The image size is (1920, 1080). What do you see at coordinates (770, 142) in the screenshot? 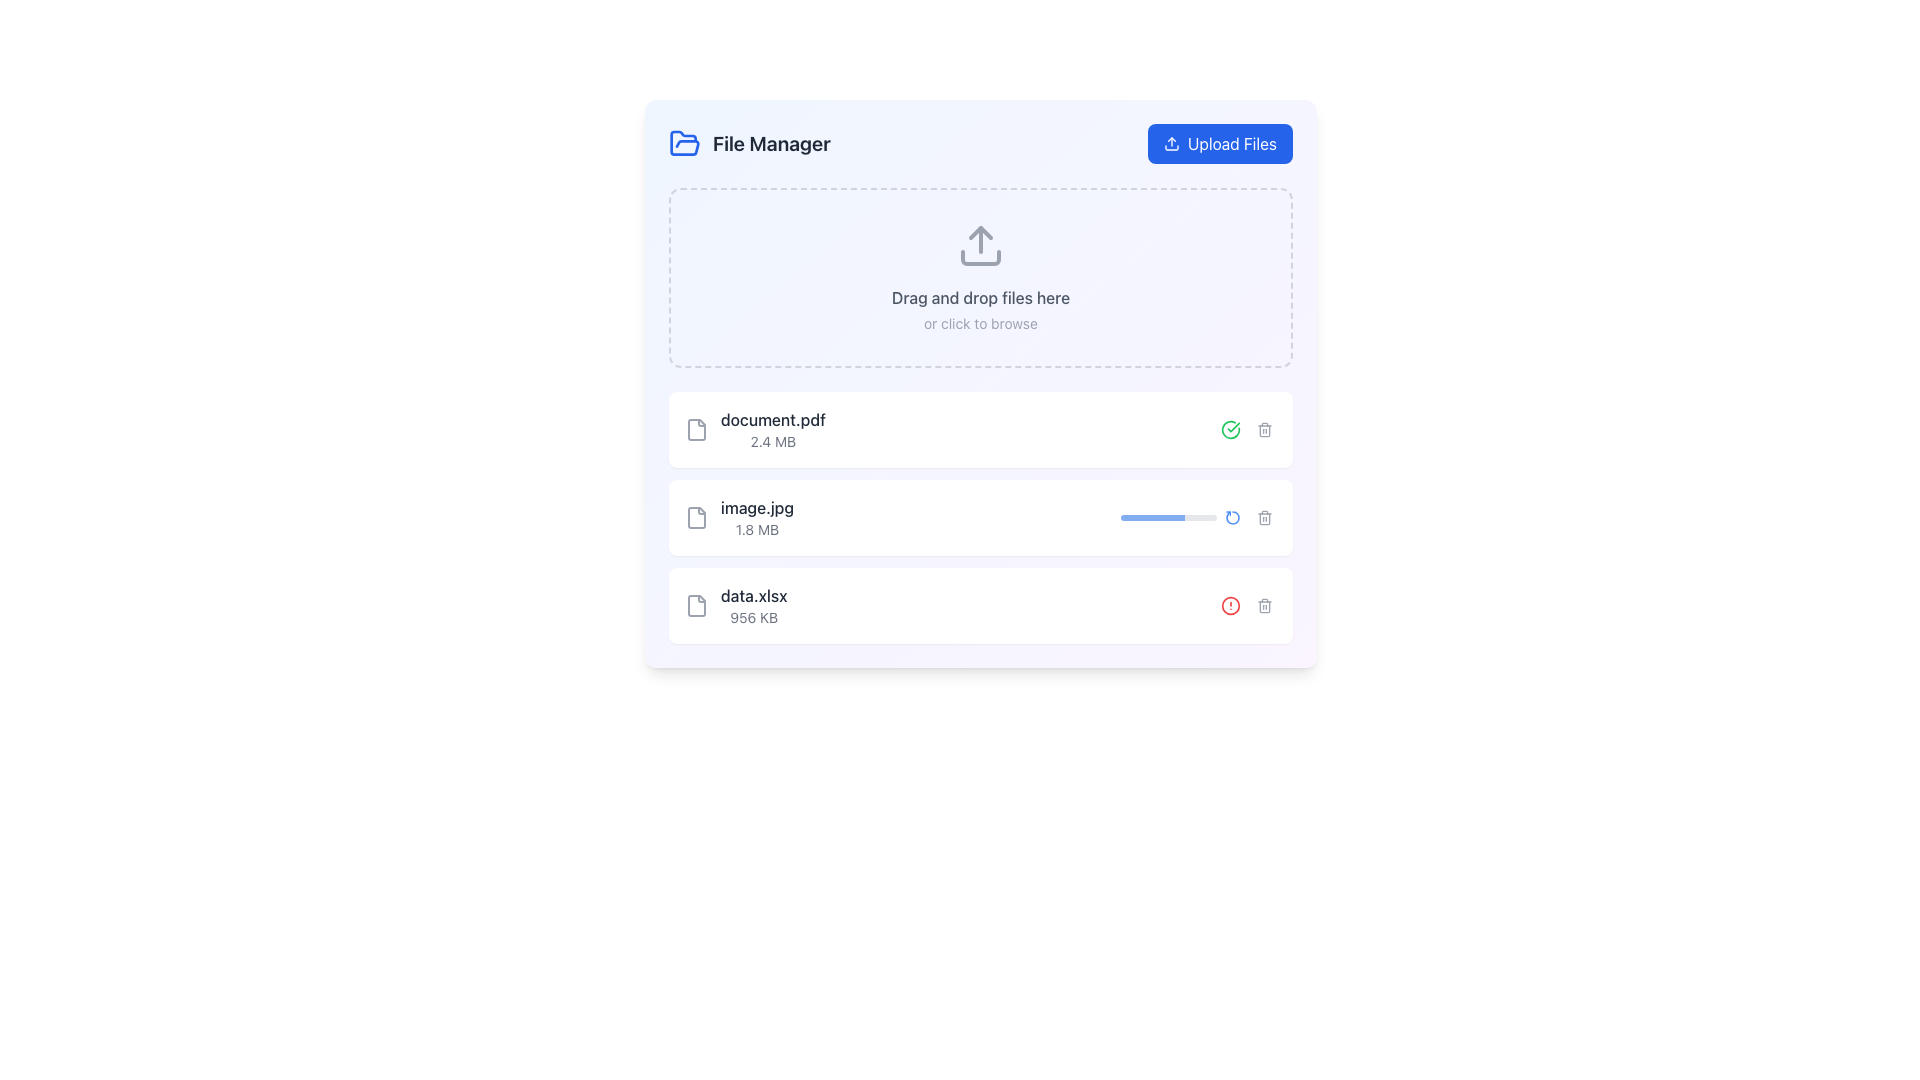
I see `the static Text label that serves as a descriptive title for the file management section, located beside a folder icon in the top-left section of the interface` at bounding box center [770, 142].